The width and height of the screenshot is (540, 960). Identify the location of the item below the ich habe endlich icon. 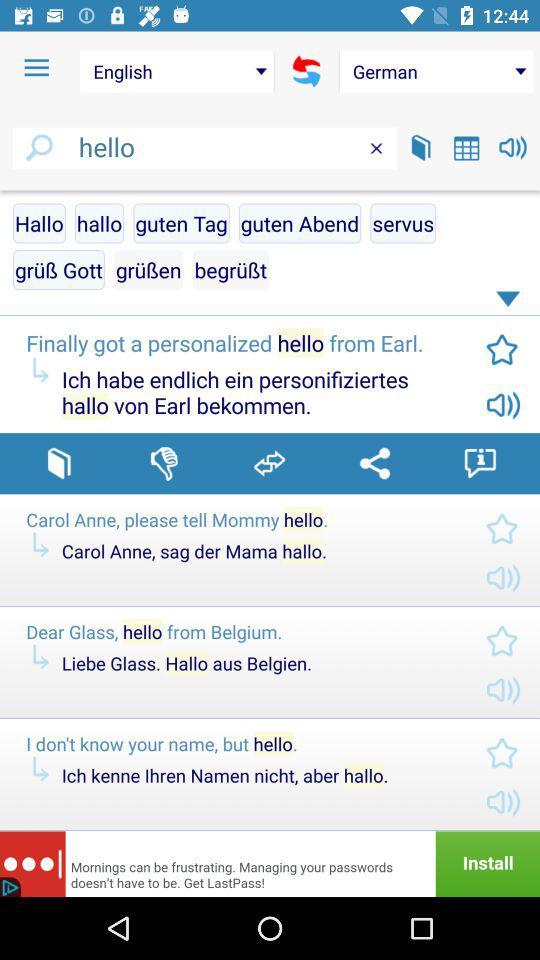
(374, 463).